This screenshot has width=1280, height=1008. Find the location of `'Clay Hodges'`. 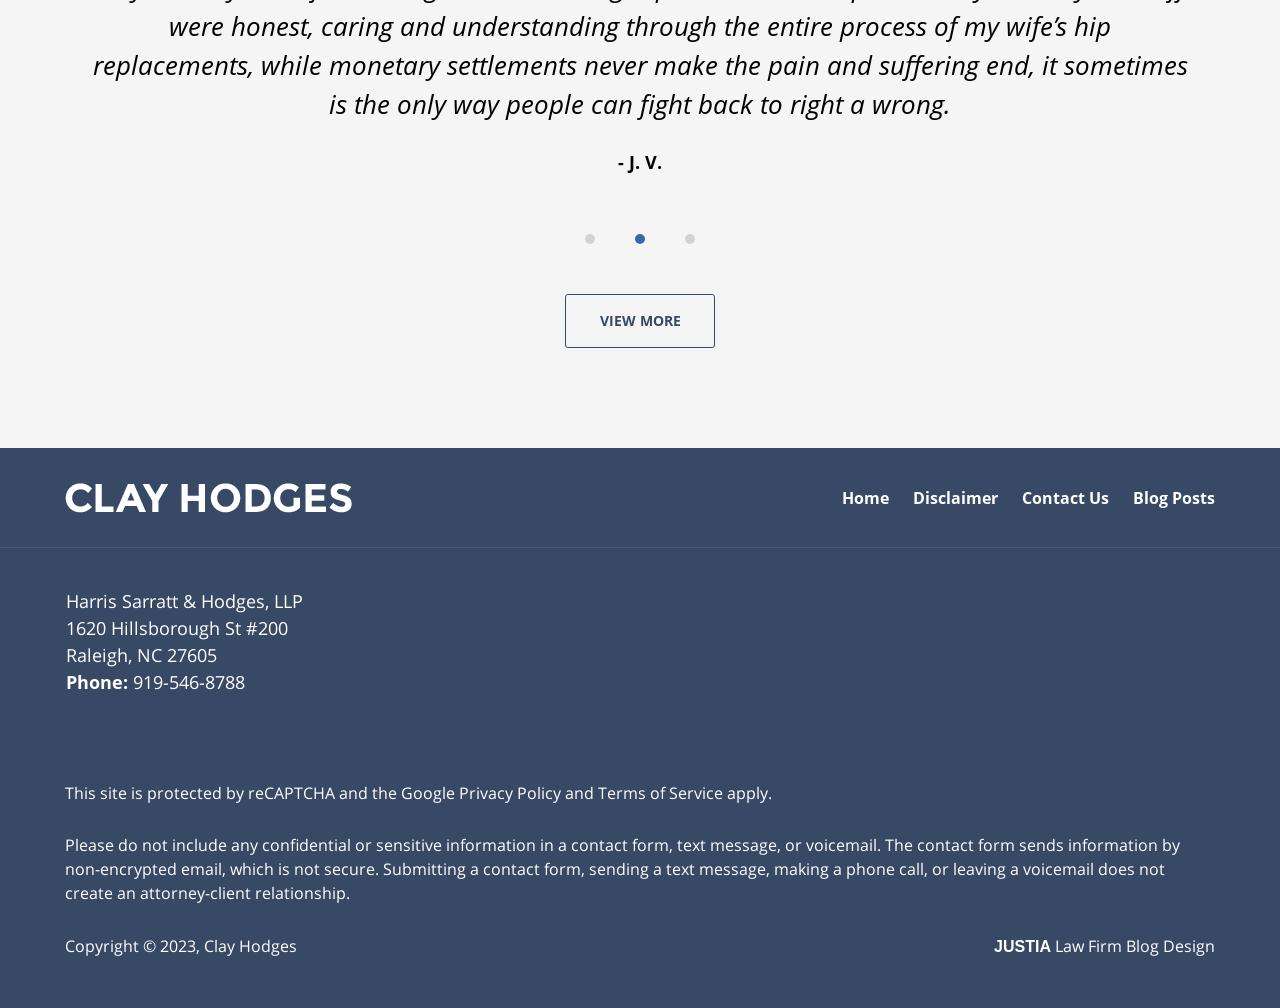

'Clay Hodges' is located at coordinates (249, 941).